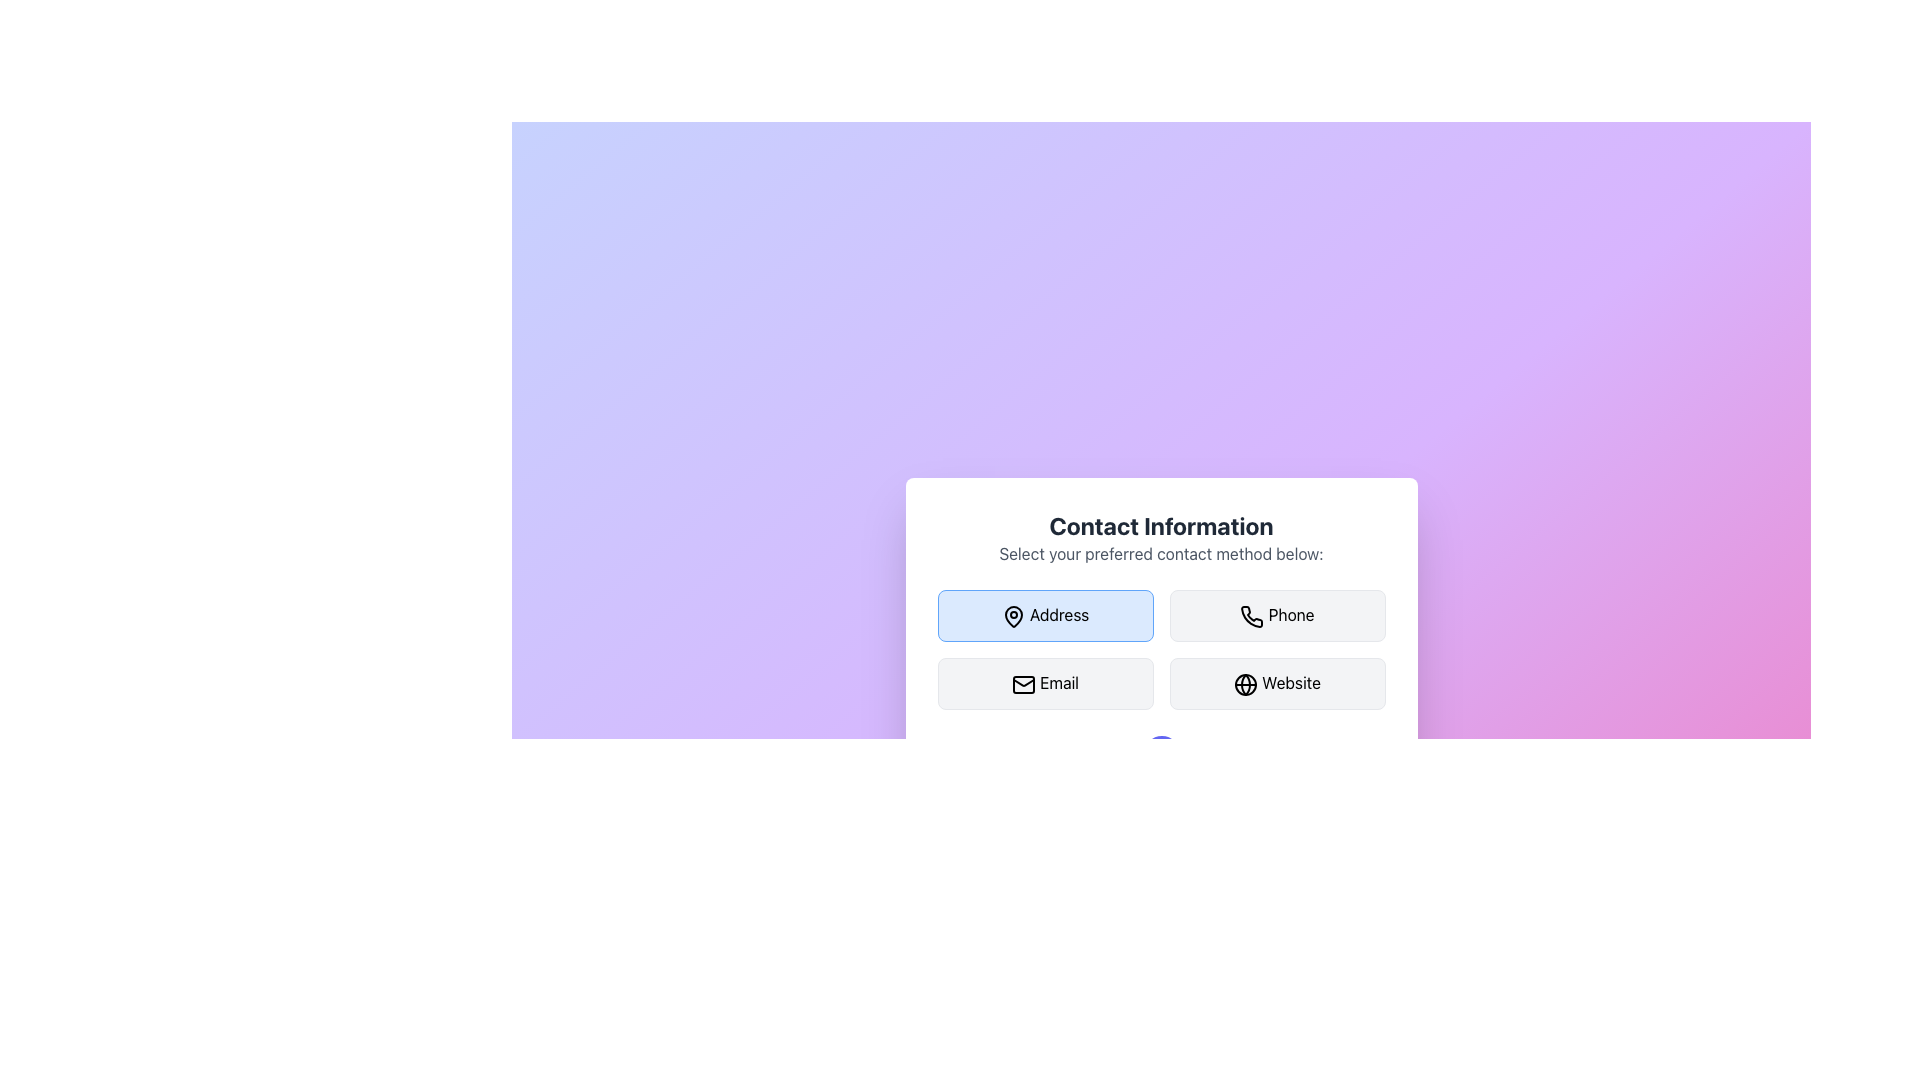  I want to click on the location pin icon that represents the 'Address' button, positioned within the button layout under 'Contact Information', so click(1013, 616).